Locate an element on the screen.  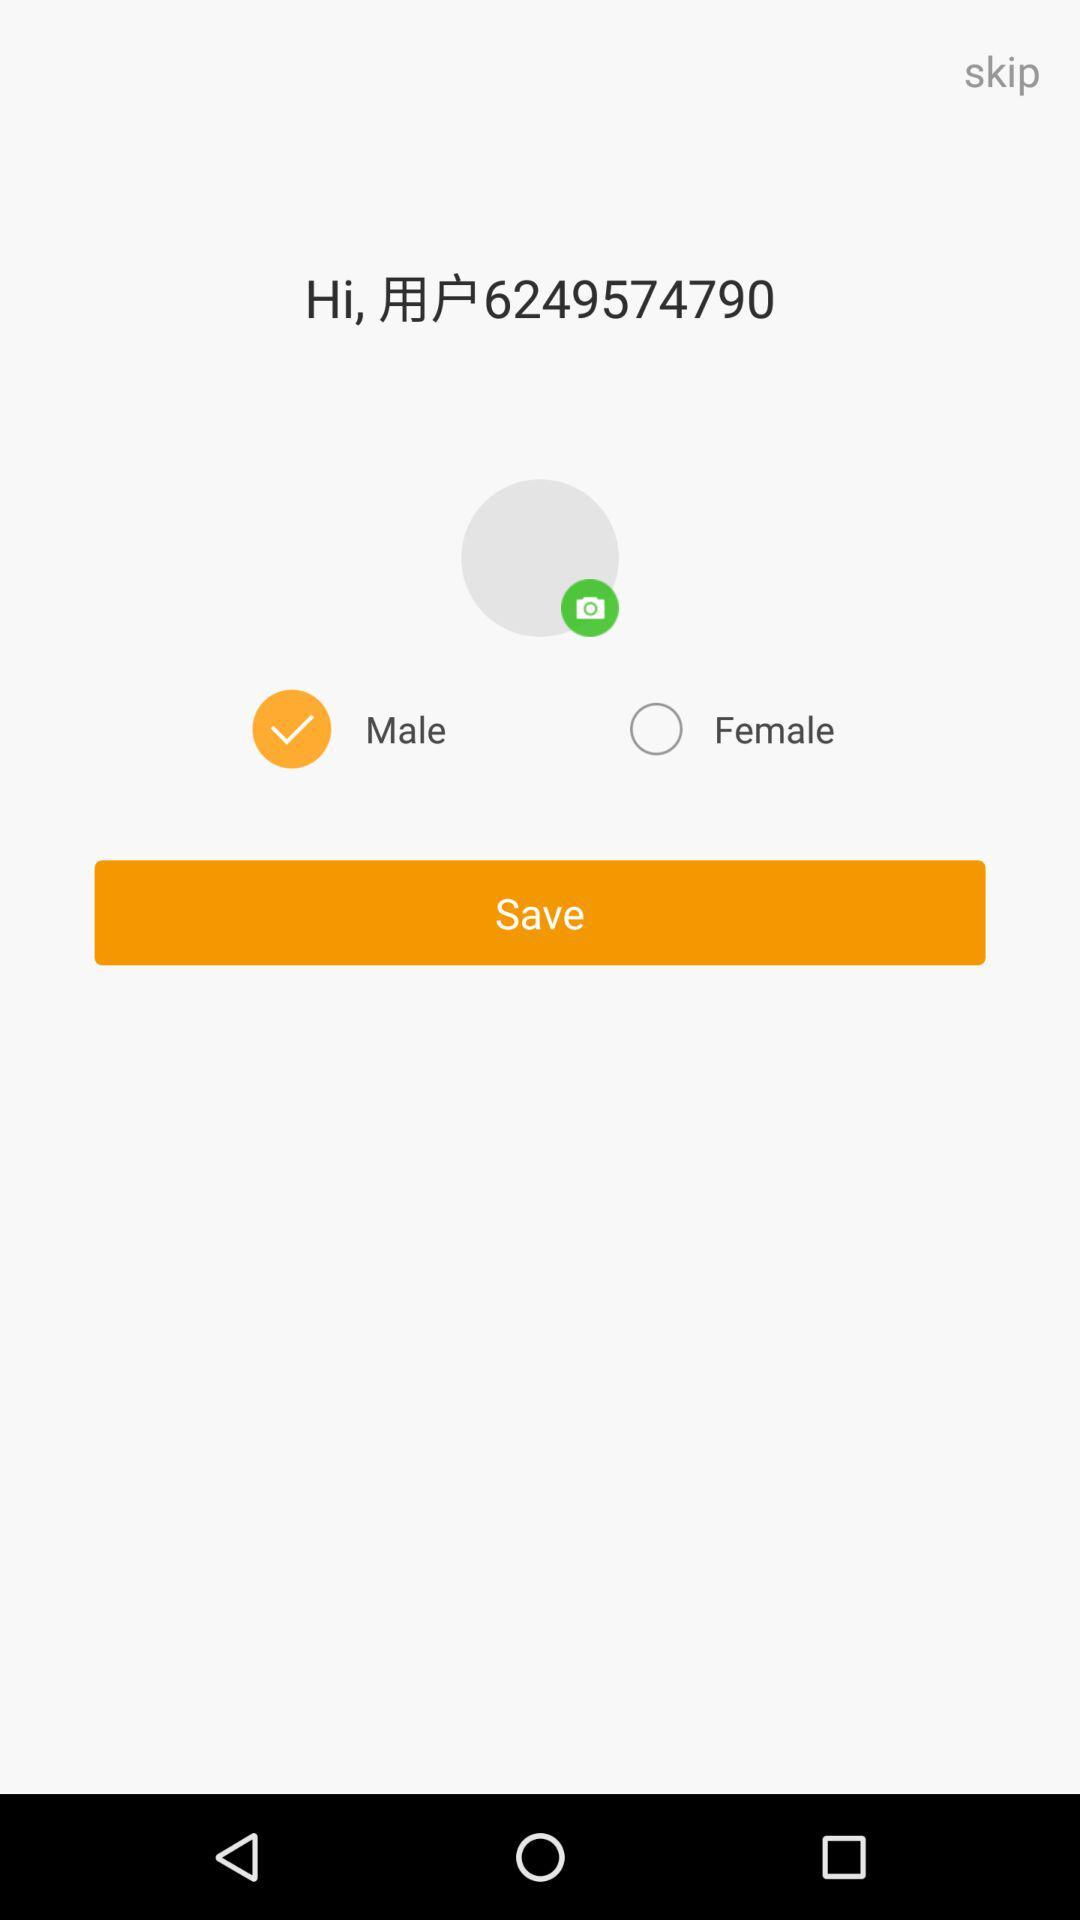
the skip item is located at coordinates (1002, 70).